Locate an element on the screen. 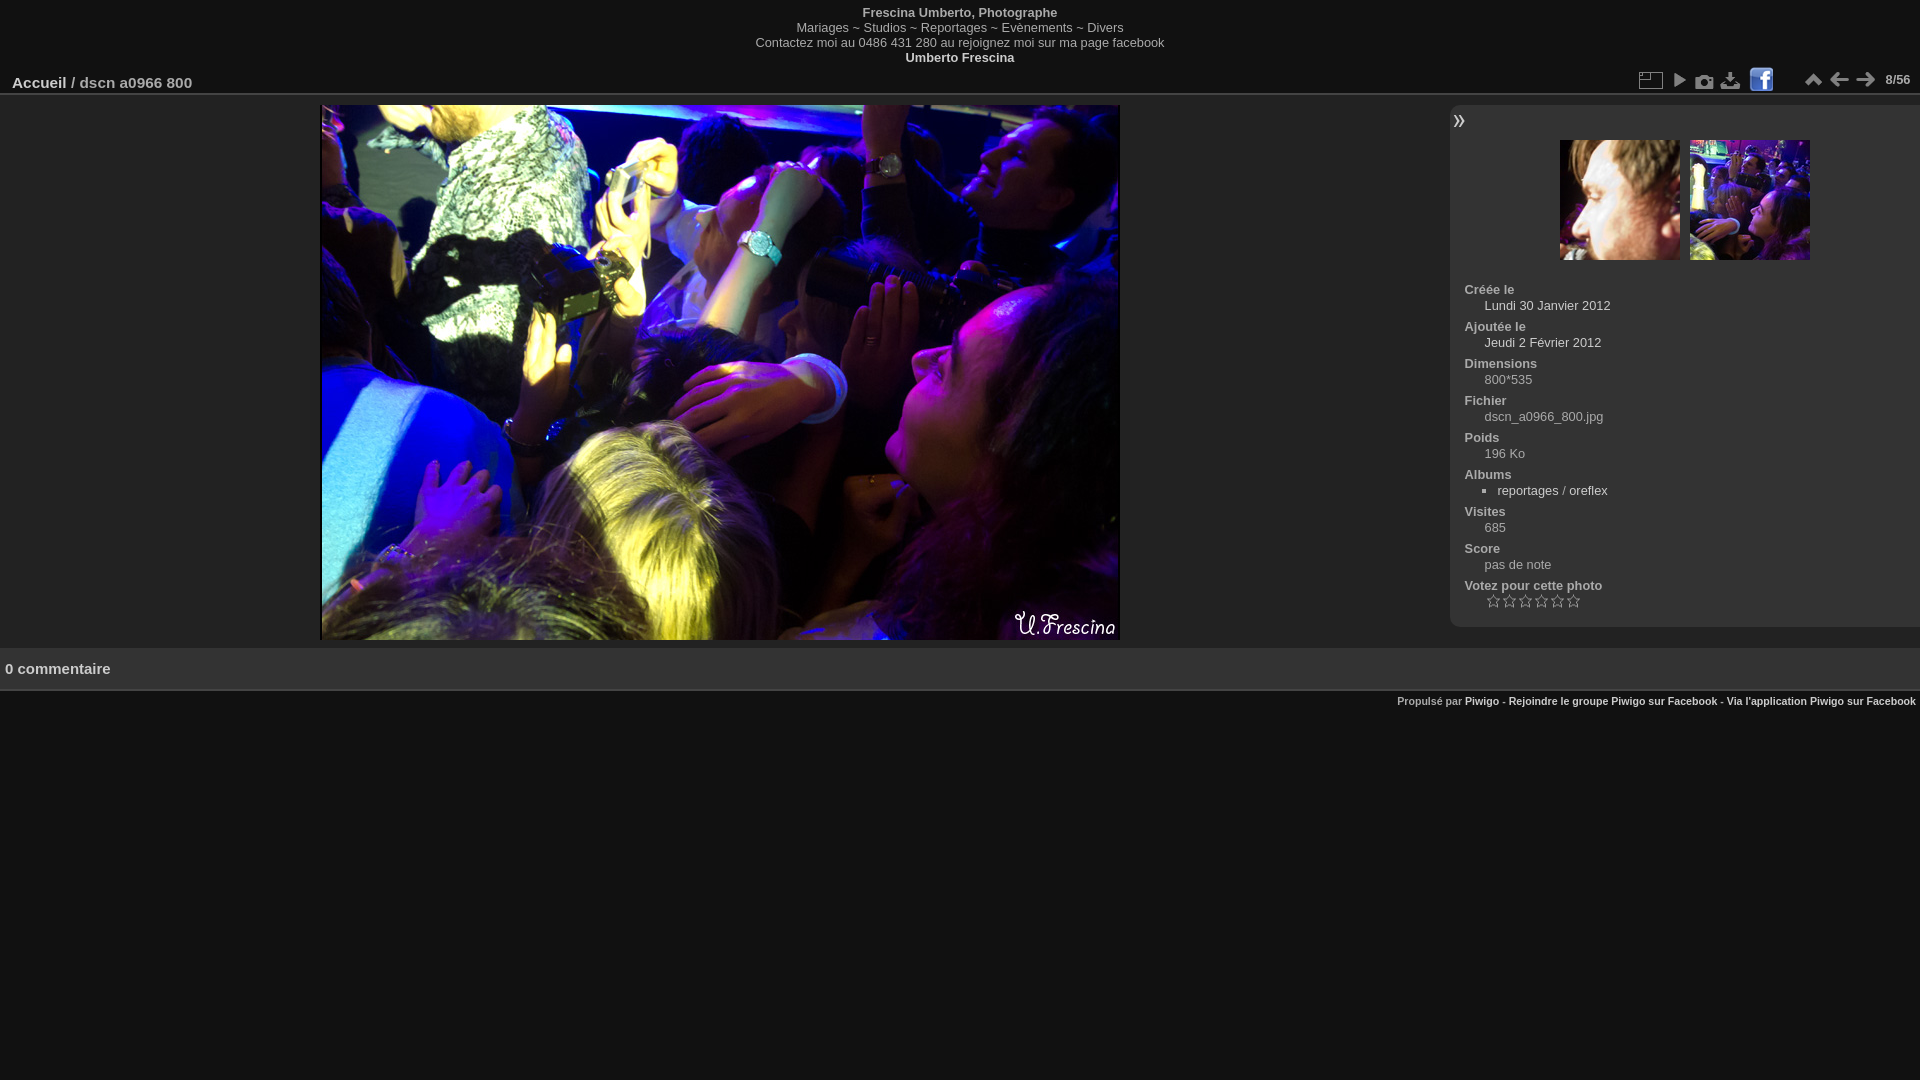 The width and height of the screenshot is (1920, 1080). 'Tailles de photo' is located at coordinates (1650, 79).